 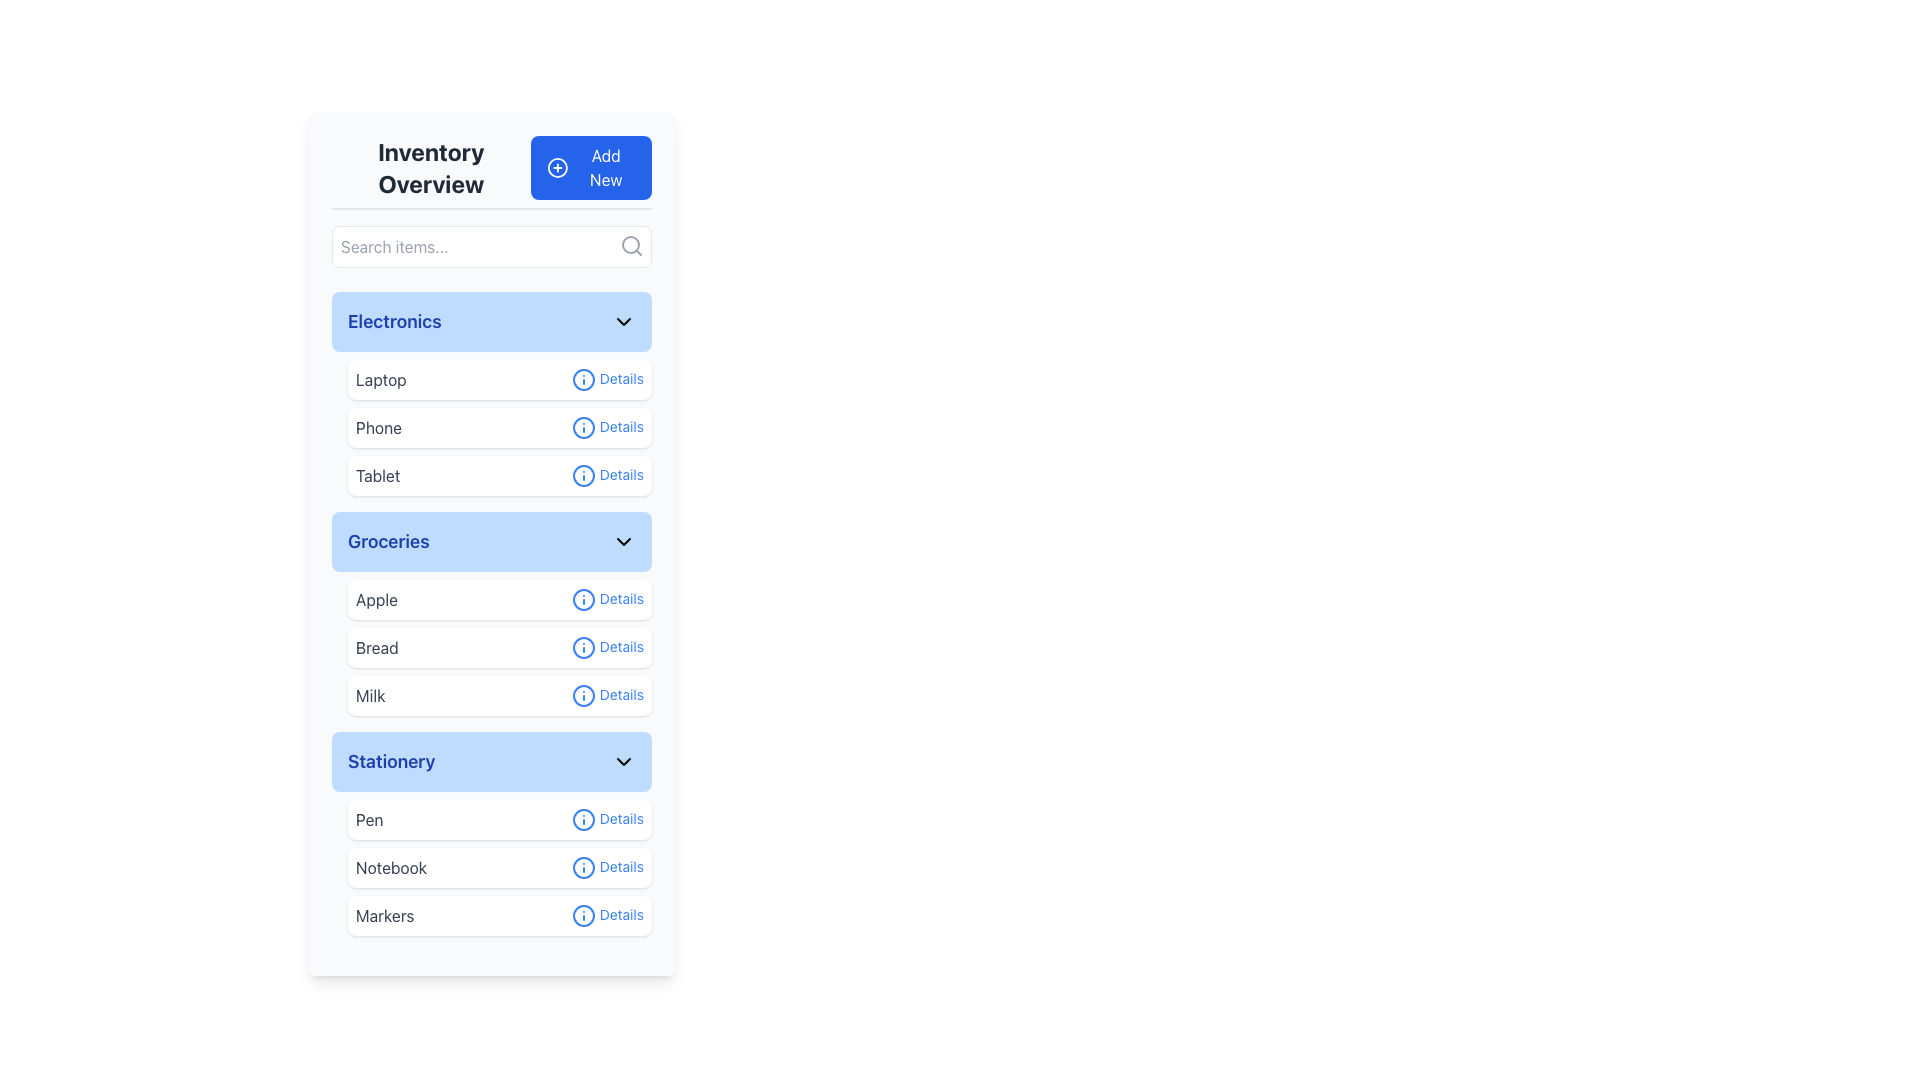 I want to click on the circular blue outlined icon representing 'info' located in the second row under the 'Electronics' section, positioned to the right of 'Phone' and before the 'Details' text, so click(x=582, y=427).